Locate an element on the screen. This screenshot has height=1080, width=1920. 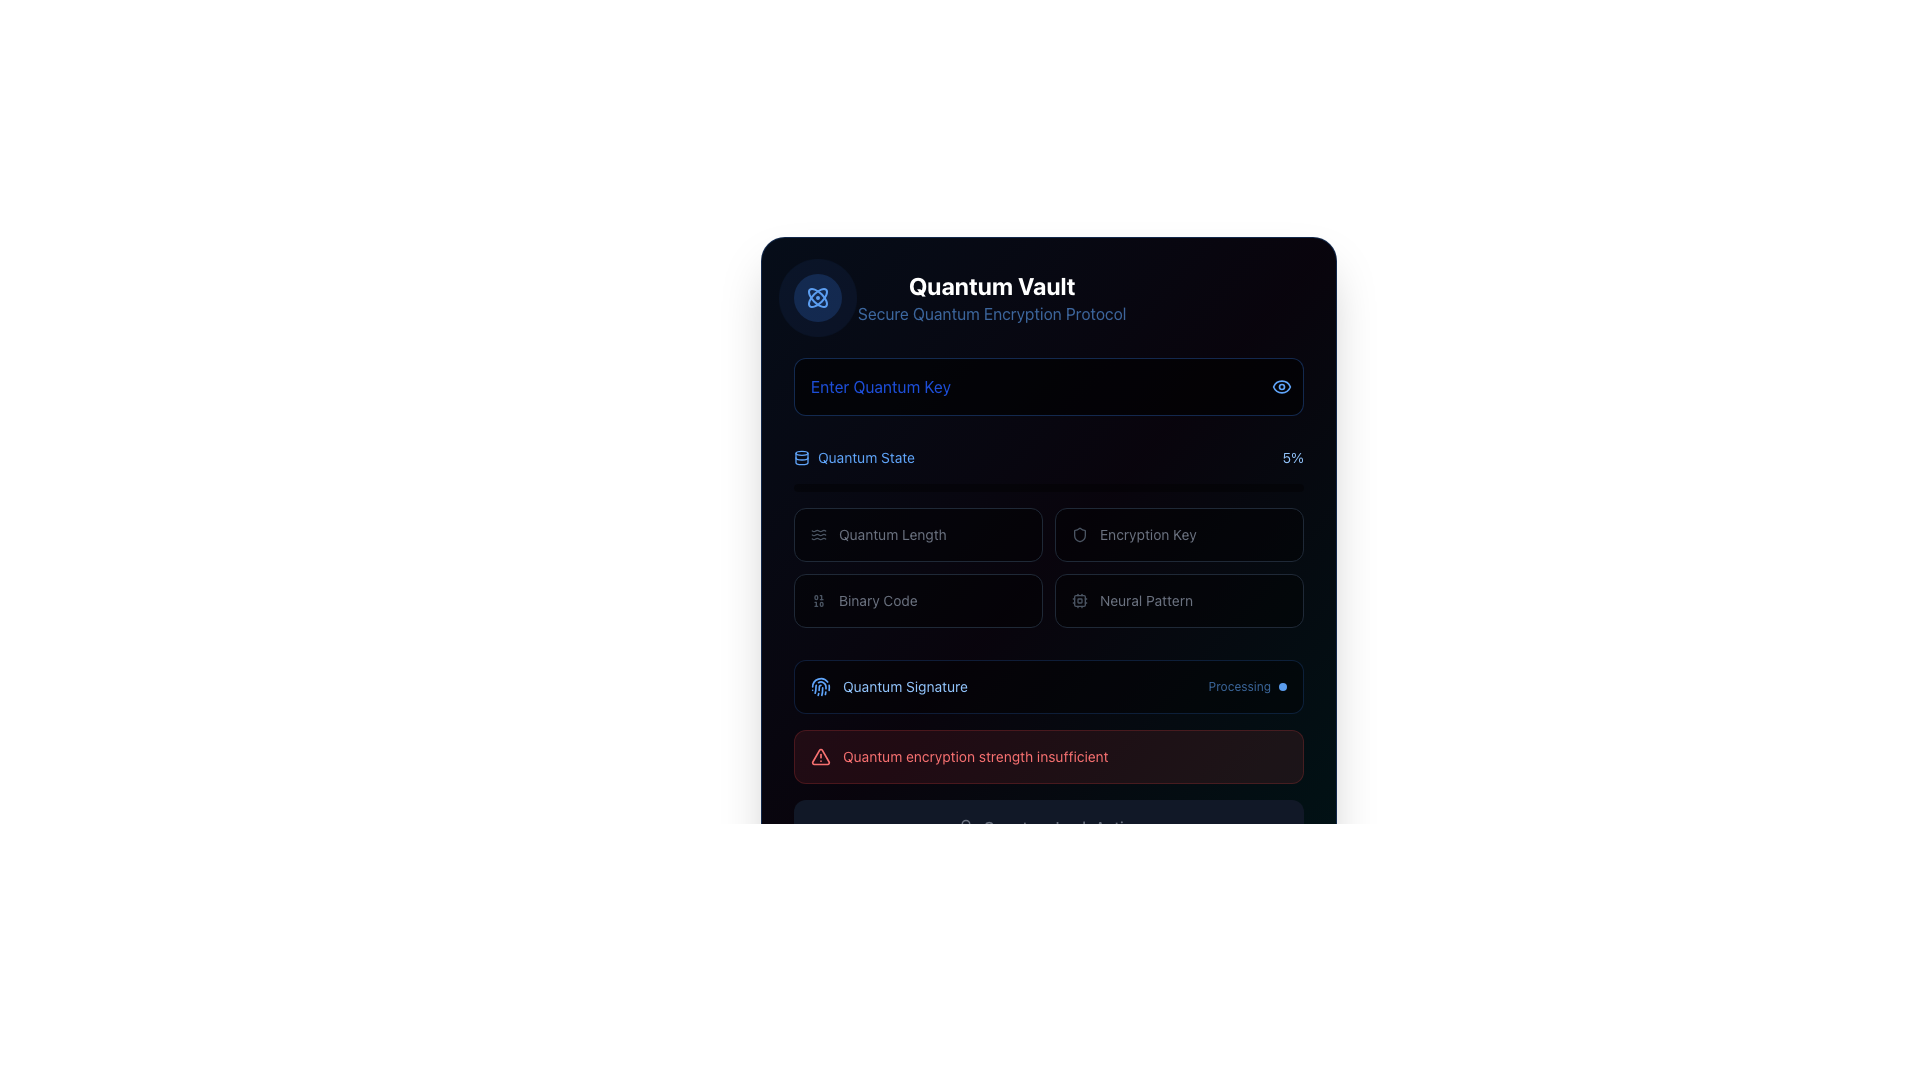
the 'Quantum Signature' label, which is located to the right of a fingerprint icon in the lower-middle section of the interface is located at coordinates (904, 685).